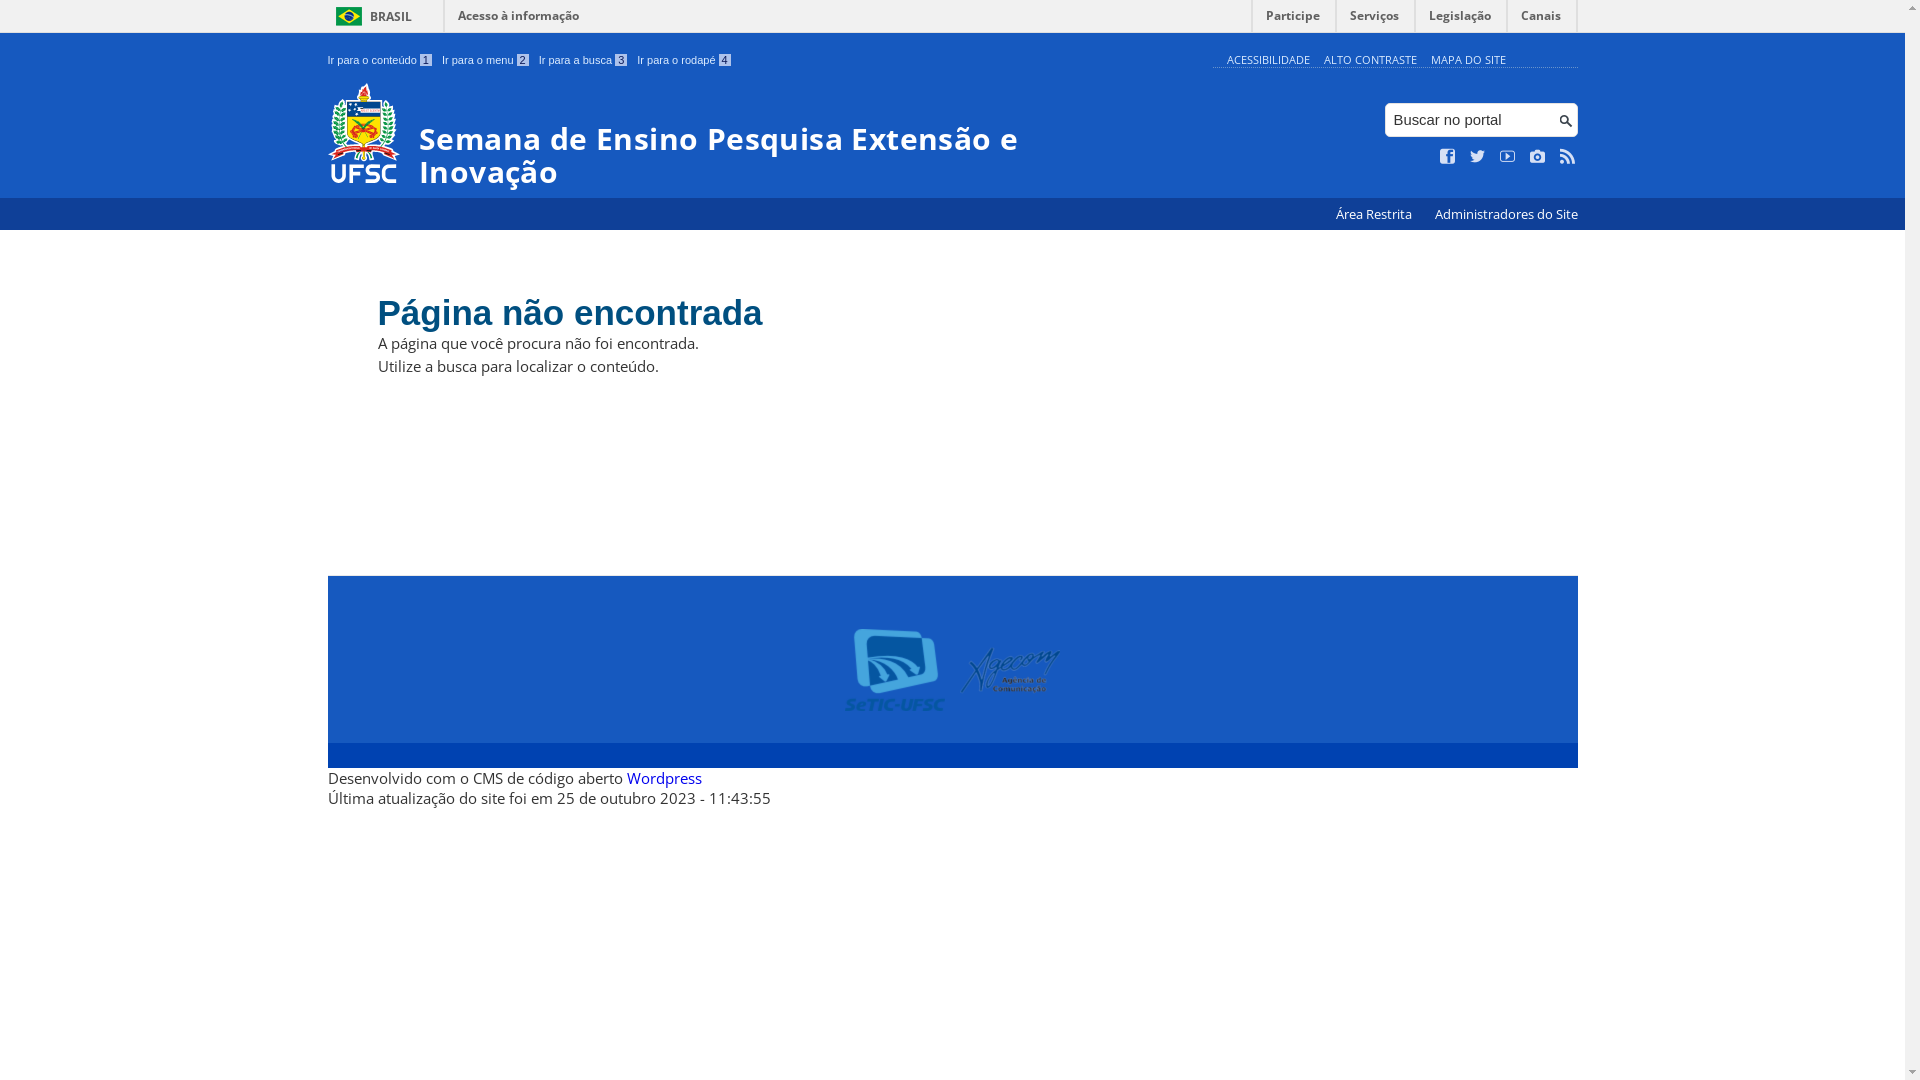 The width and height of the screenshot is (1920, 1080). What do you see at coordinates (1266, 58) in the screenshot?
I see `'ACESSIBILIDADE'` at bounding box center [1266, 58].